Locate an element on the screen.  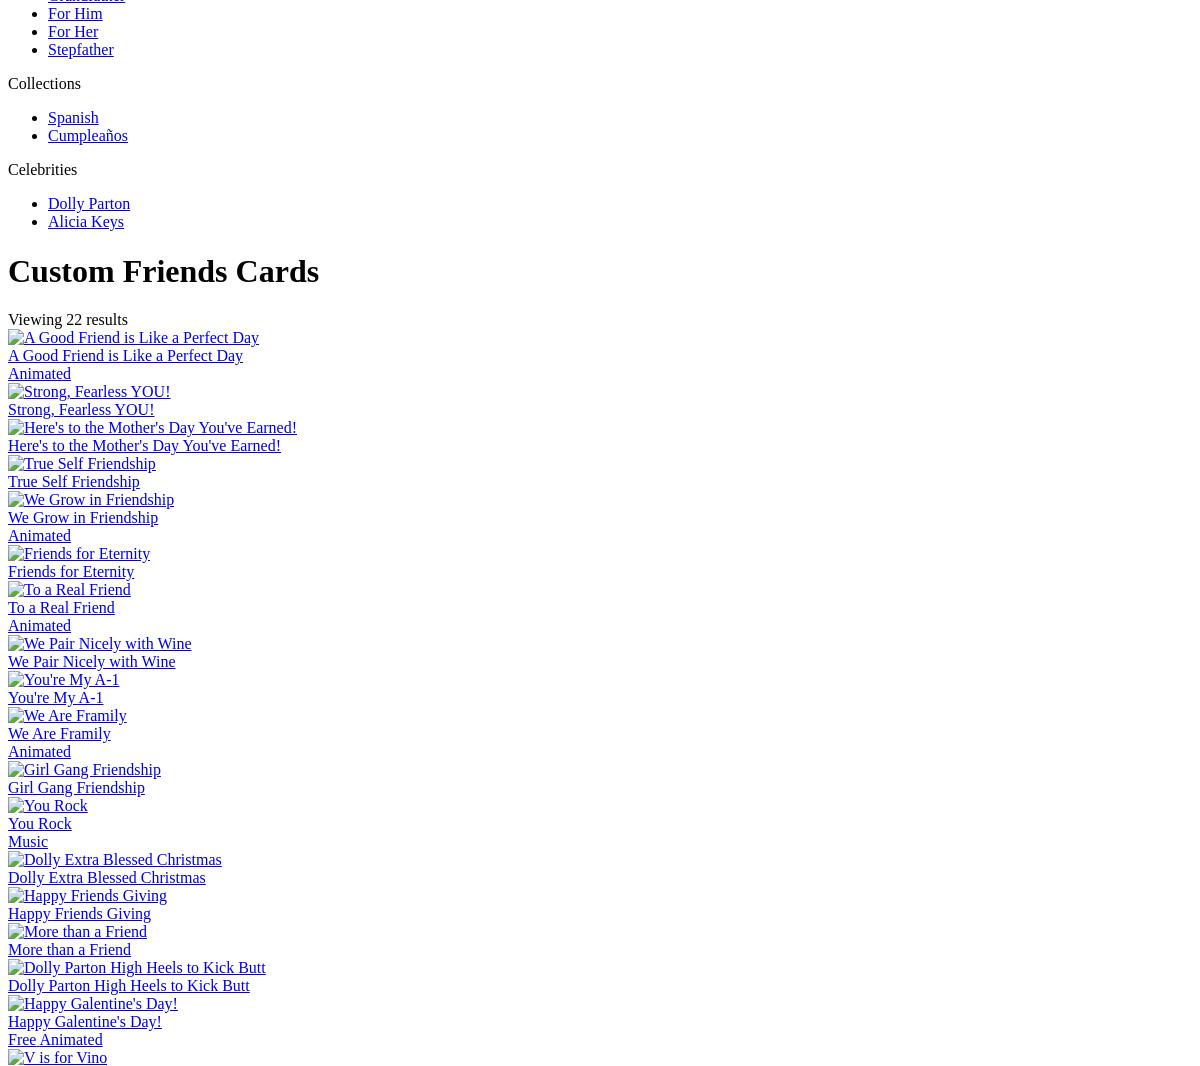
'For Her' is located at coordinates (72, 30).